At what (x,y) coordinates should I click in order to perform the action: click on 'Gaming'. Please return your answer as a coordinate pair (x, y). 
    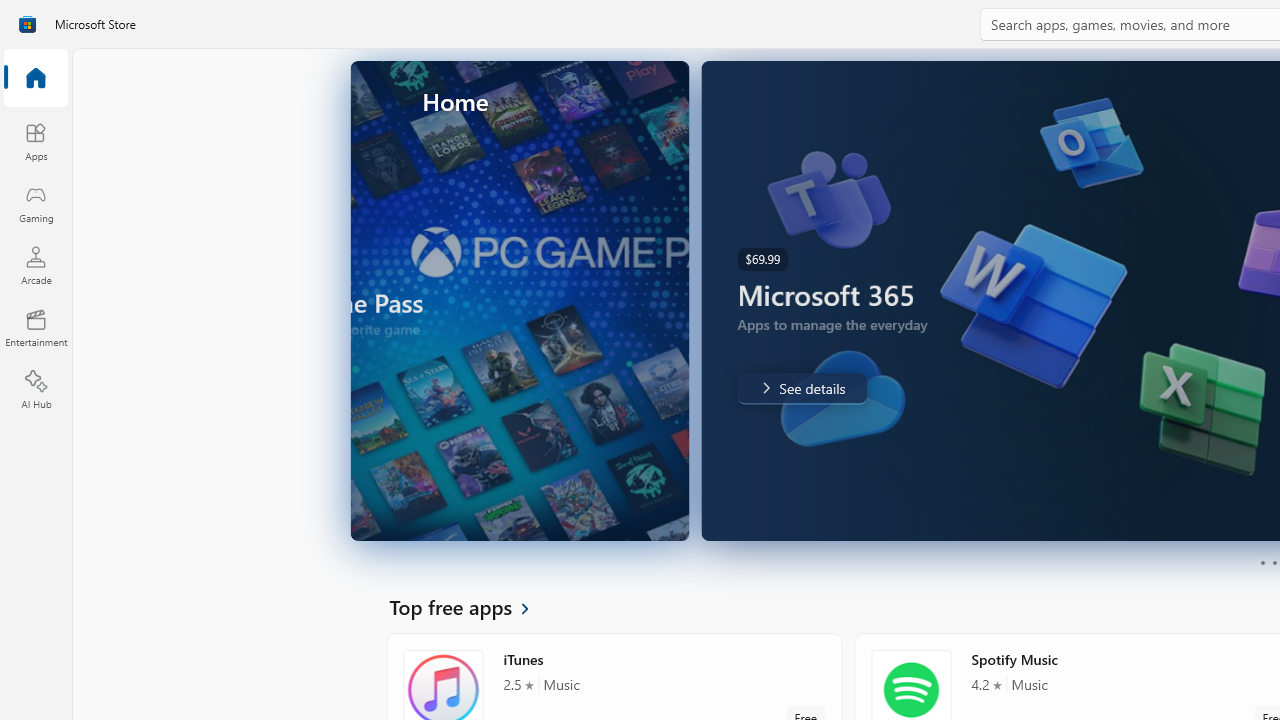
    Looking at the image, I should click on (35, 203).